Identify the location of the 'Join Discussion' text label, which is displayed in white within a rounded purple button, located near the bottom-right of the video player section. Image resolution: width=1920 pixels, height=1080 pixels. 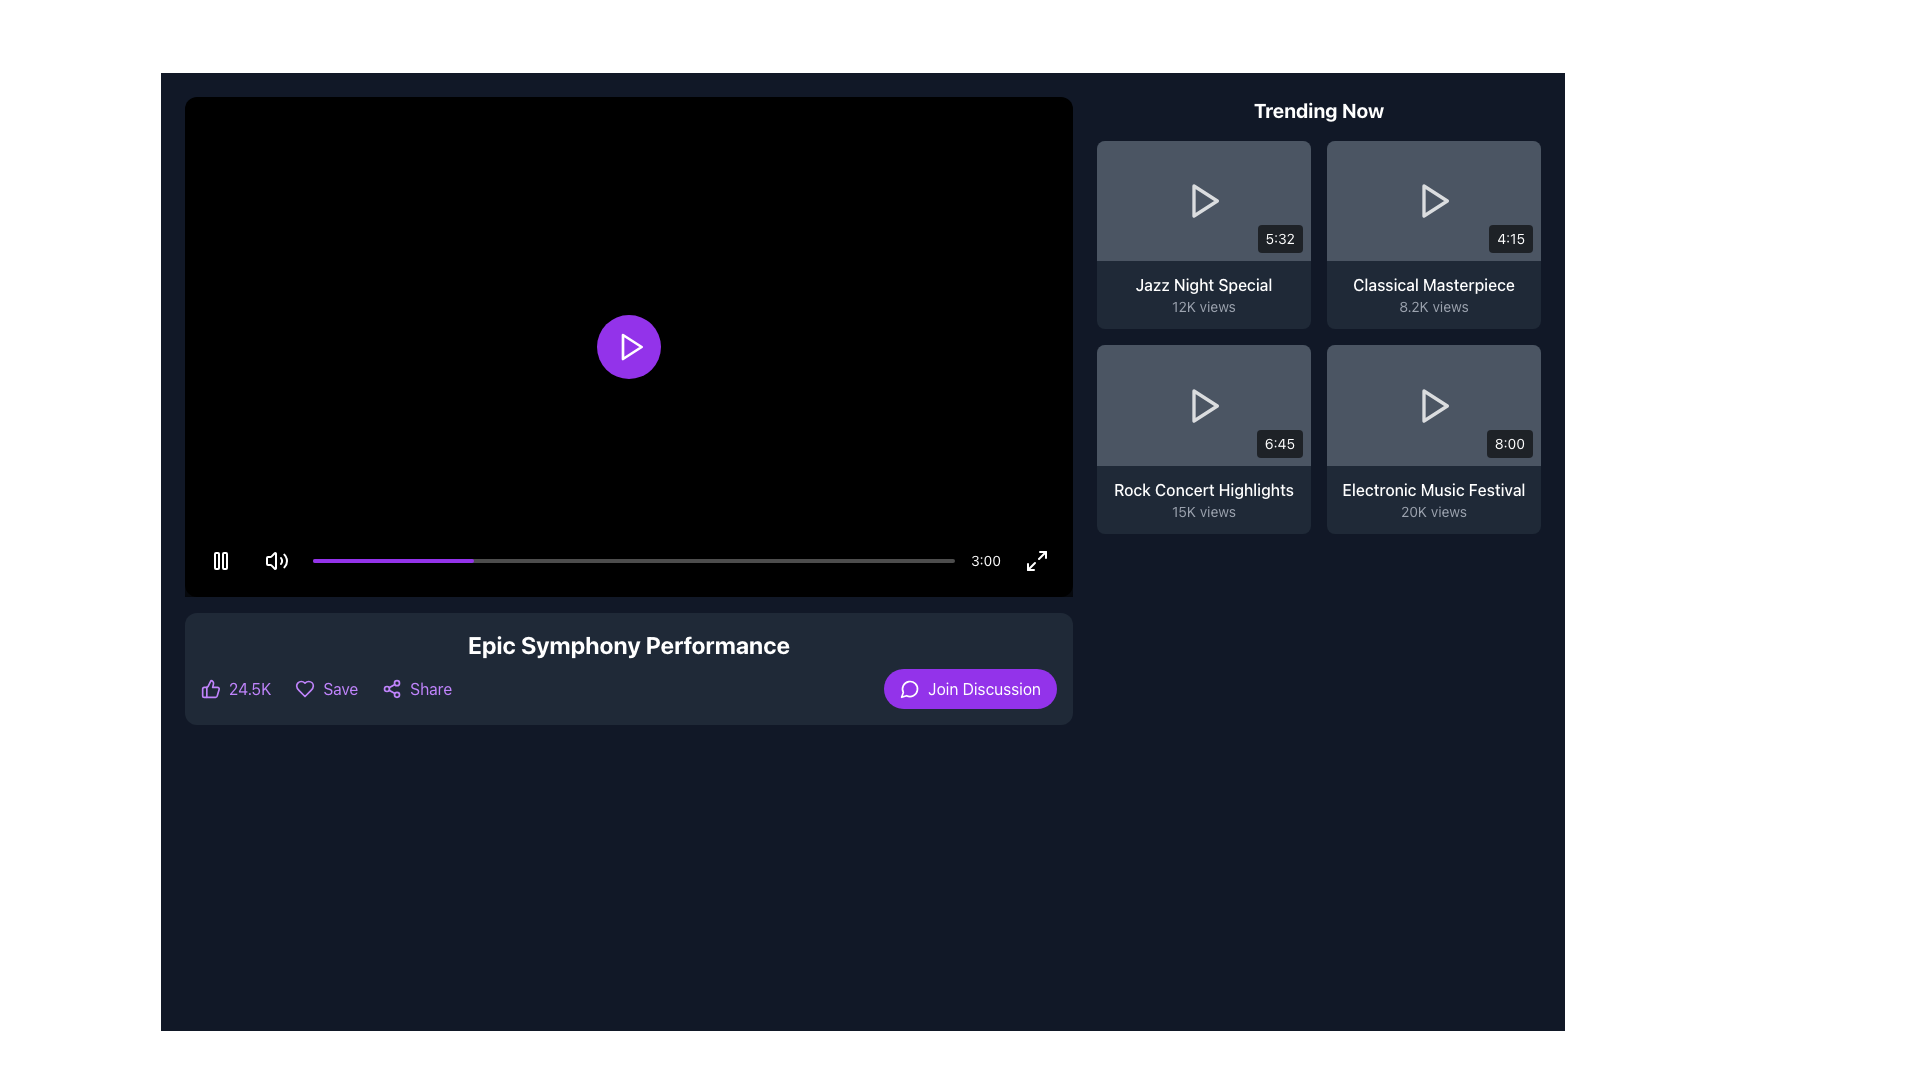
(984, 687).